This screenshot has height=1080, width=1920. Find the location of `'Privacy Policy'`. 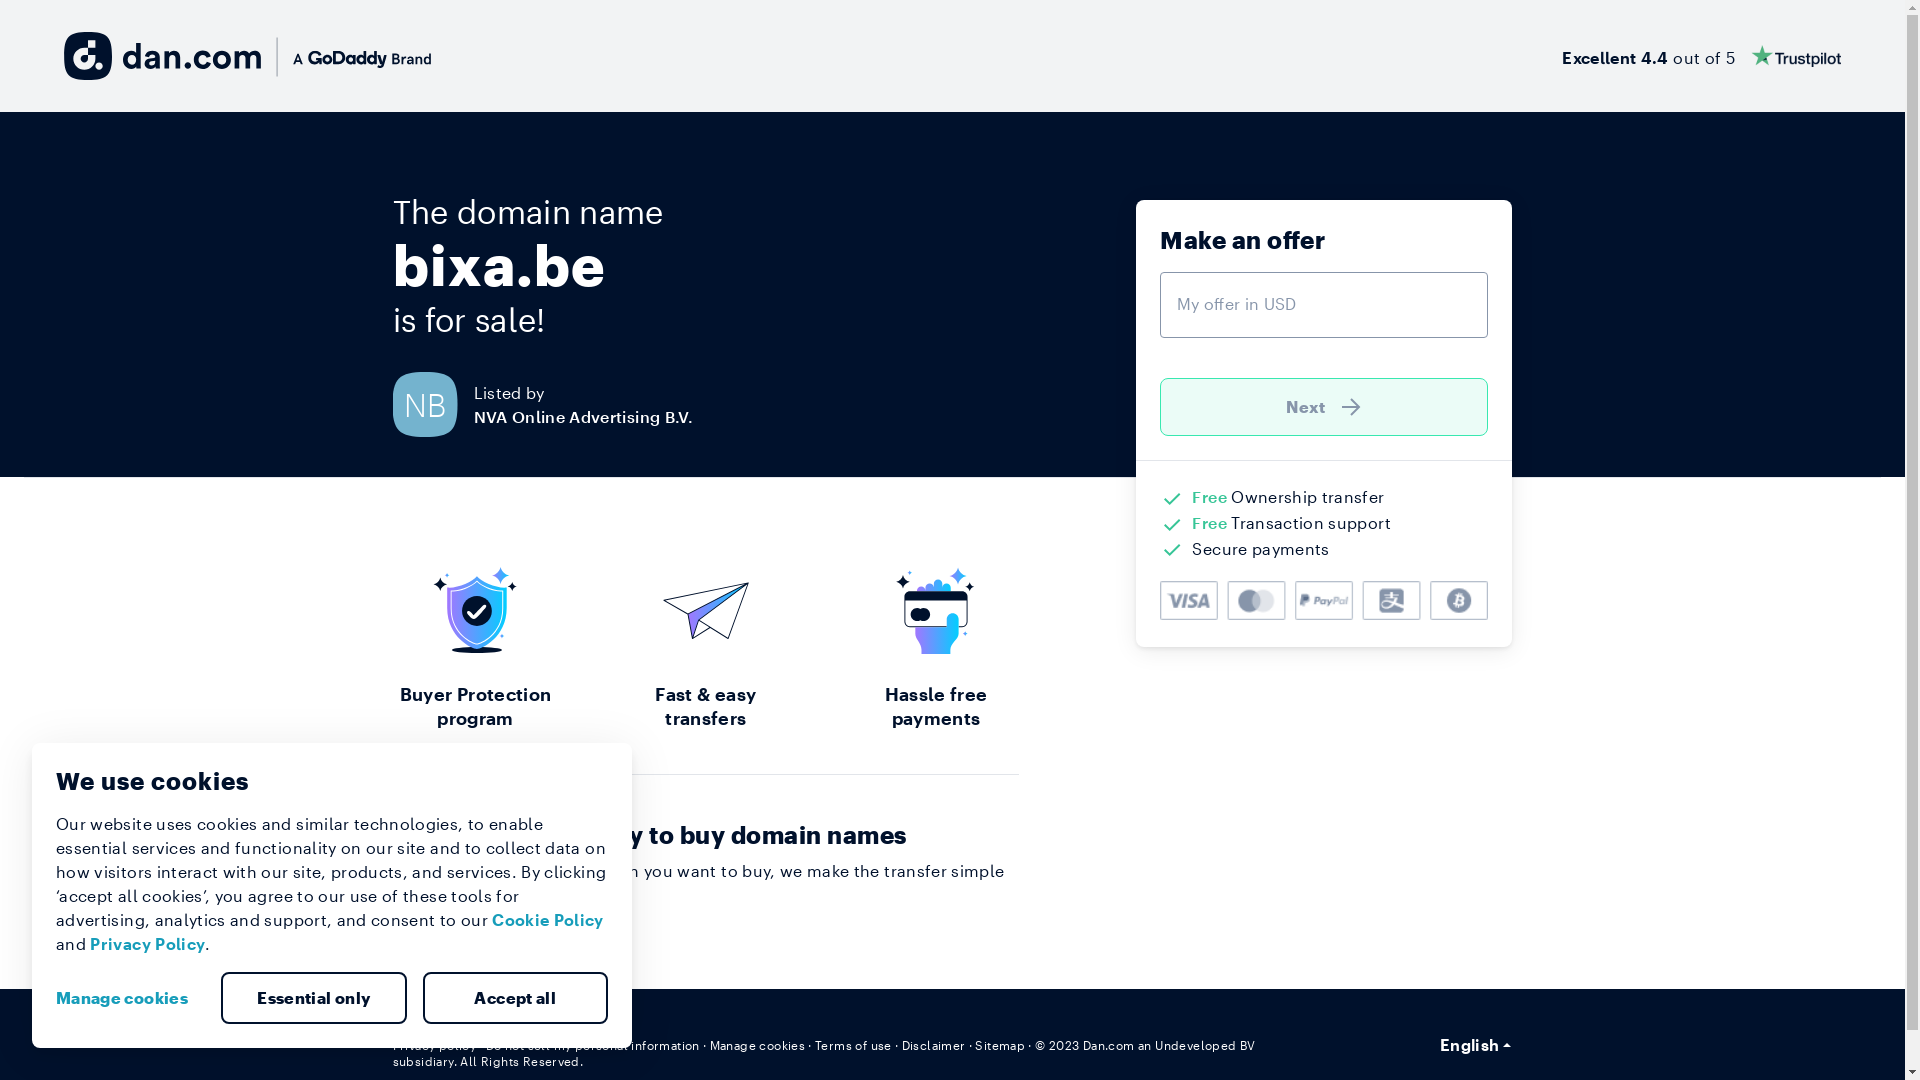

'Privacy Policy' is located at coordinates (146, 943).